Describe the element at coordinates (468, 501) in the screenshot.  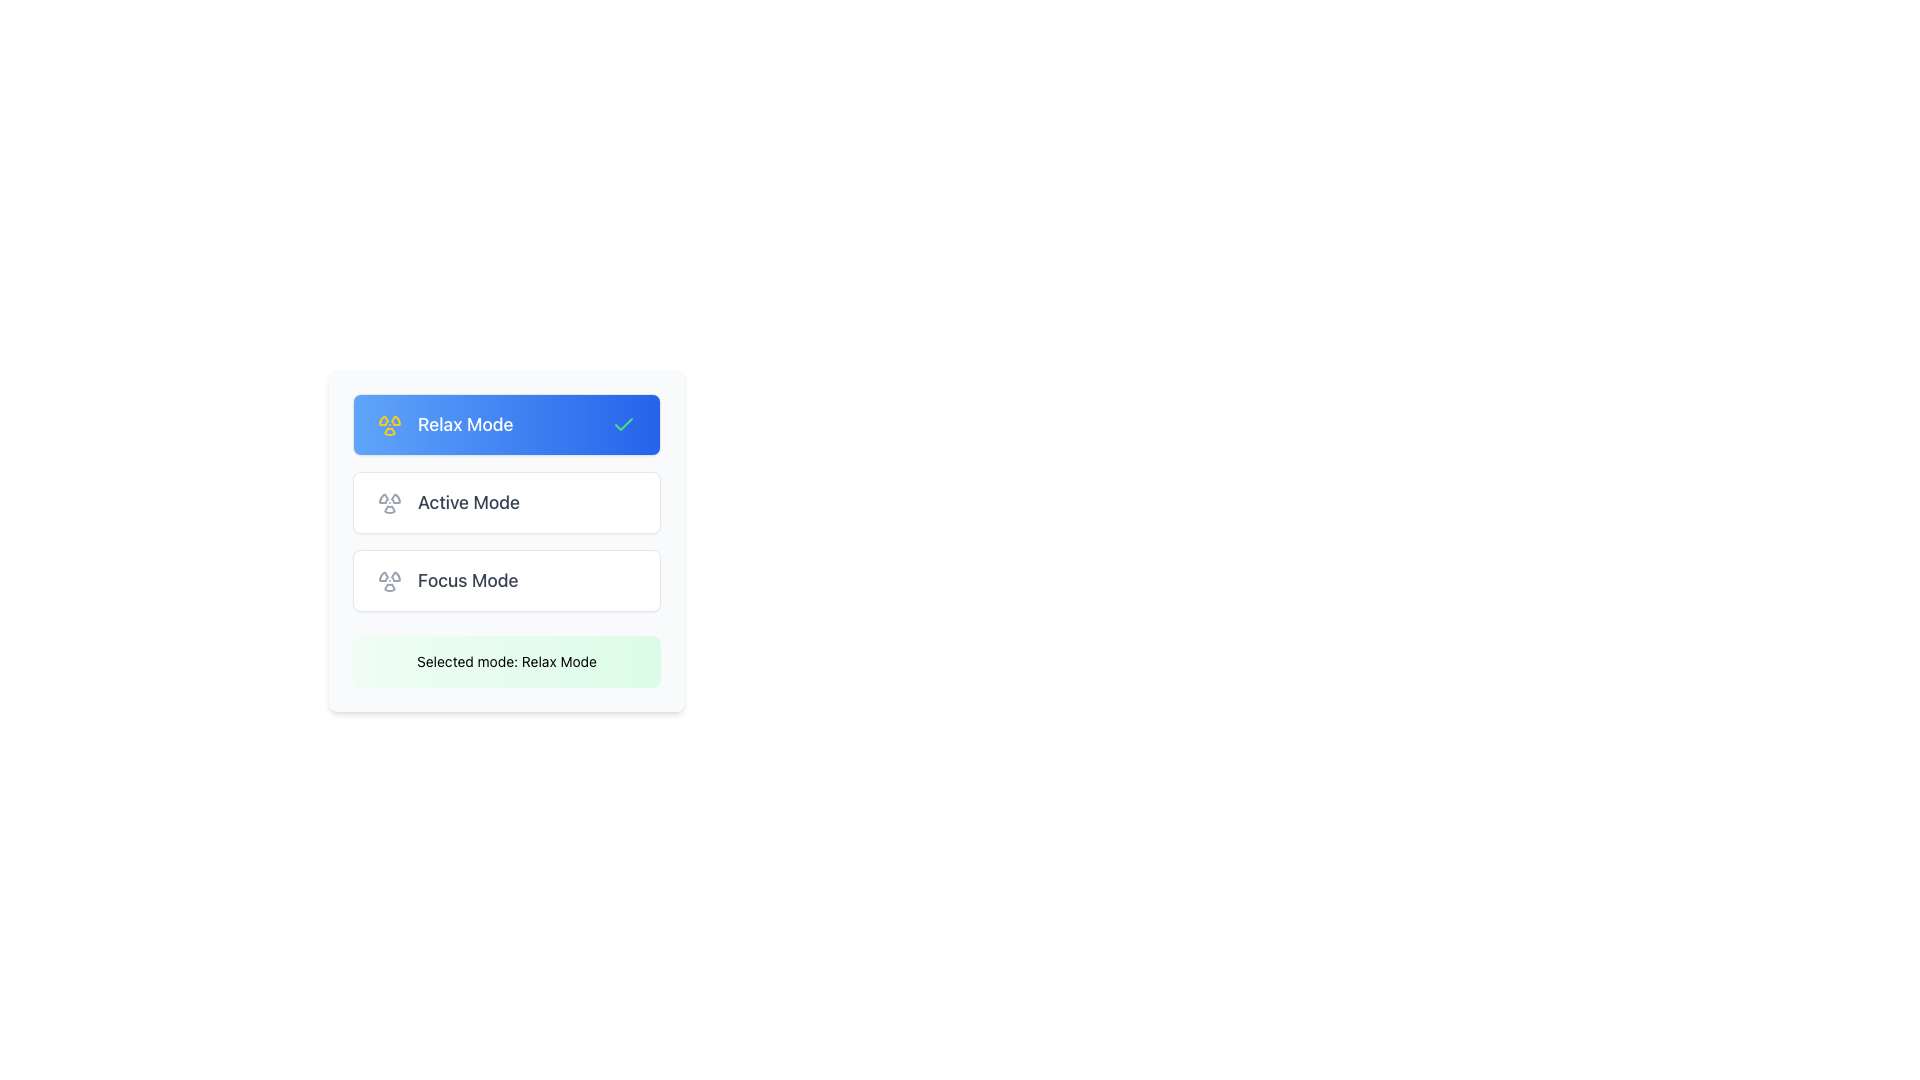
I see `text 'Active Mode' from the text label positioned in the second row of the vertically stacked list of modes, located below 'Relax Mode' and above 'Focus Mode'` at that location.